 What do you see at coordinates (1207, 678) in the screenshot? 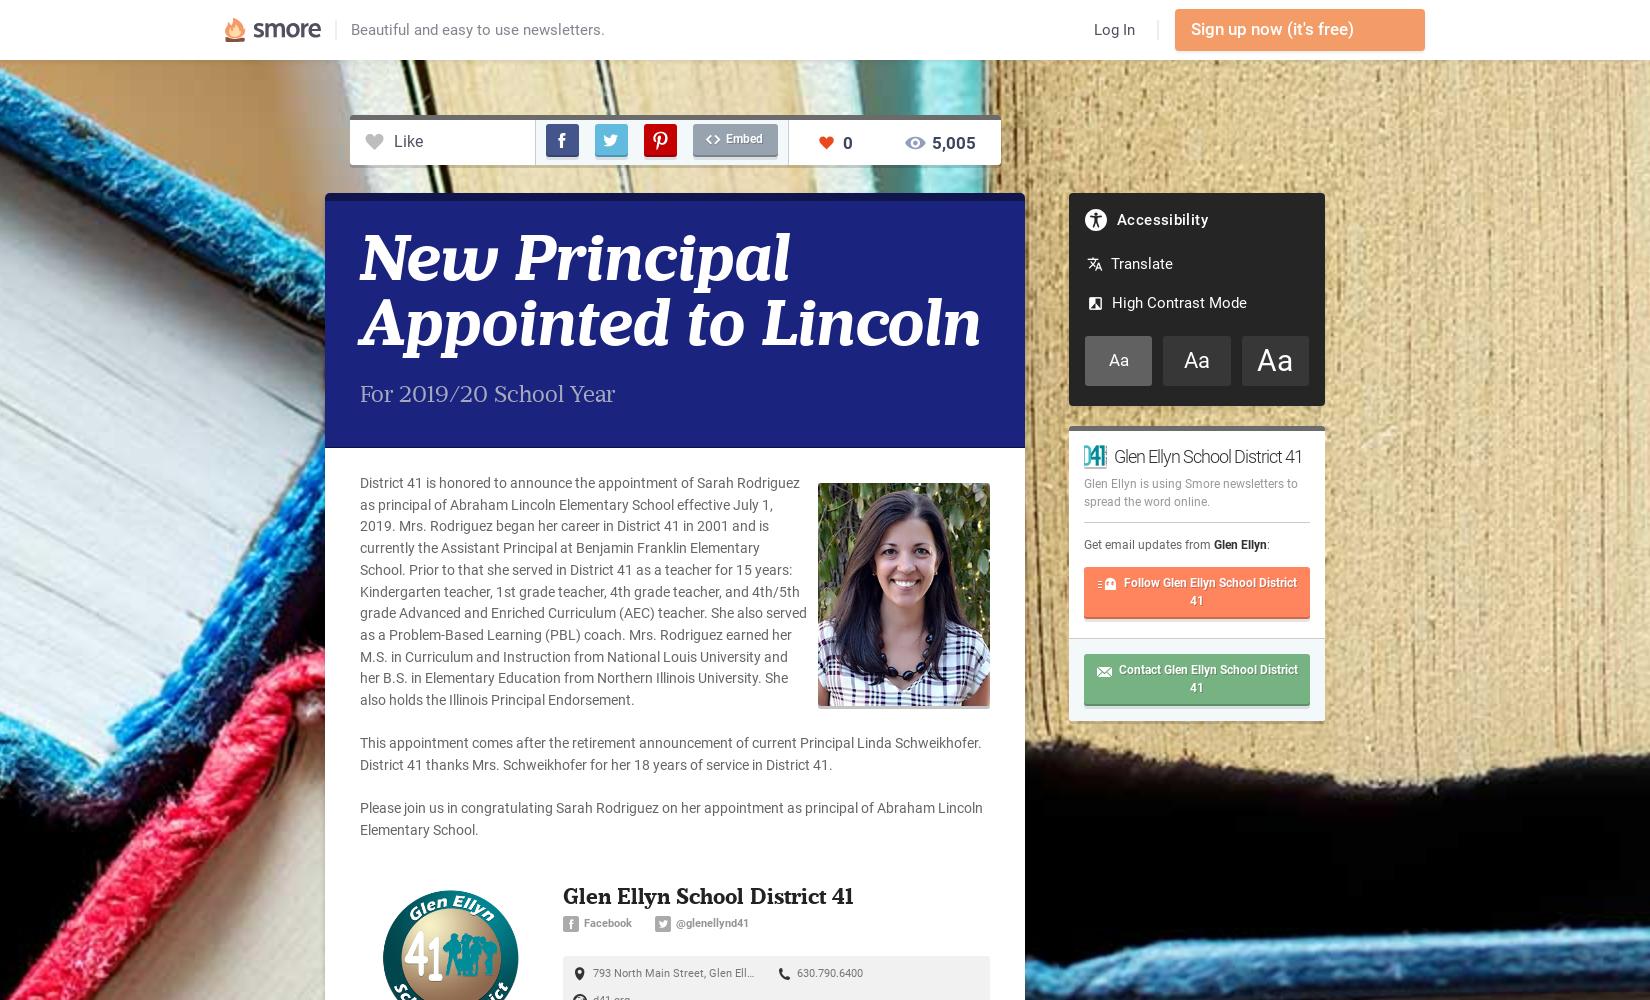
I see `'Contact Glen Ellyn School District 41'` at bounding box center [1207, 678].